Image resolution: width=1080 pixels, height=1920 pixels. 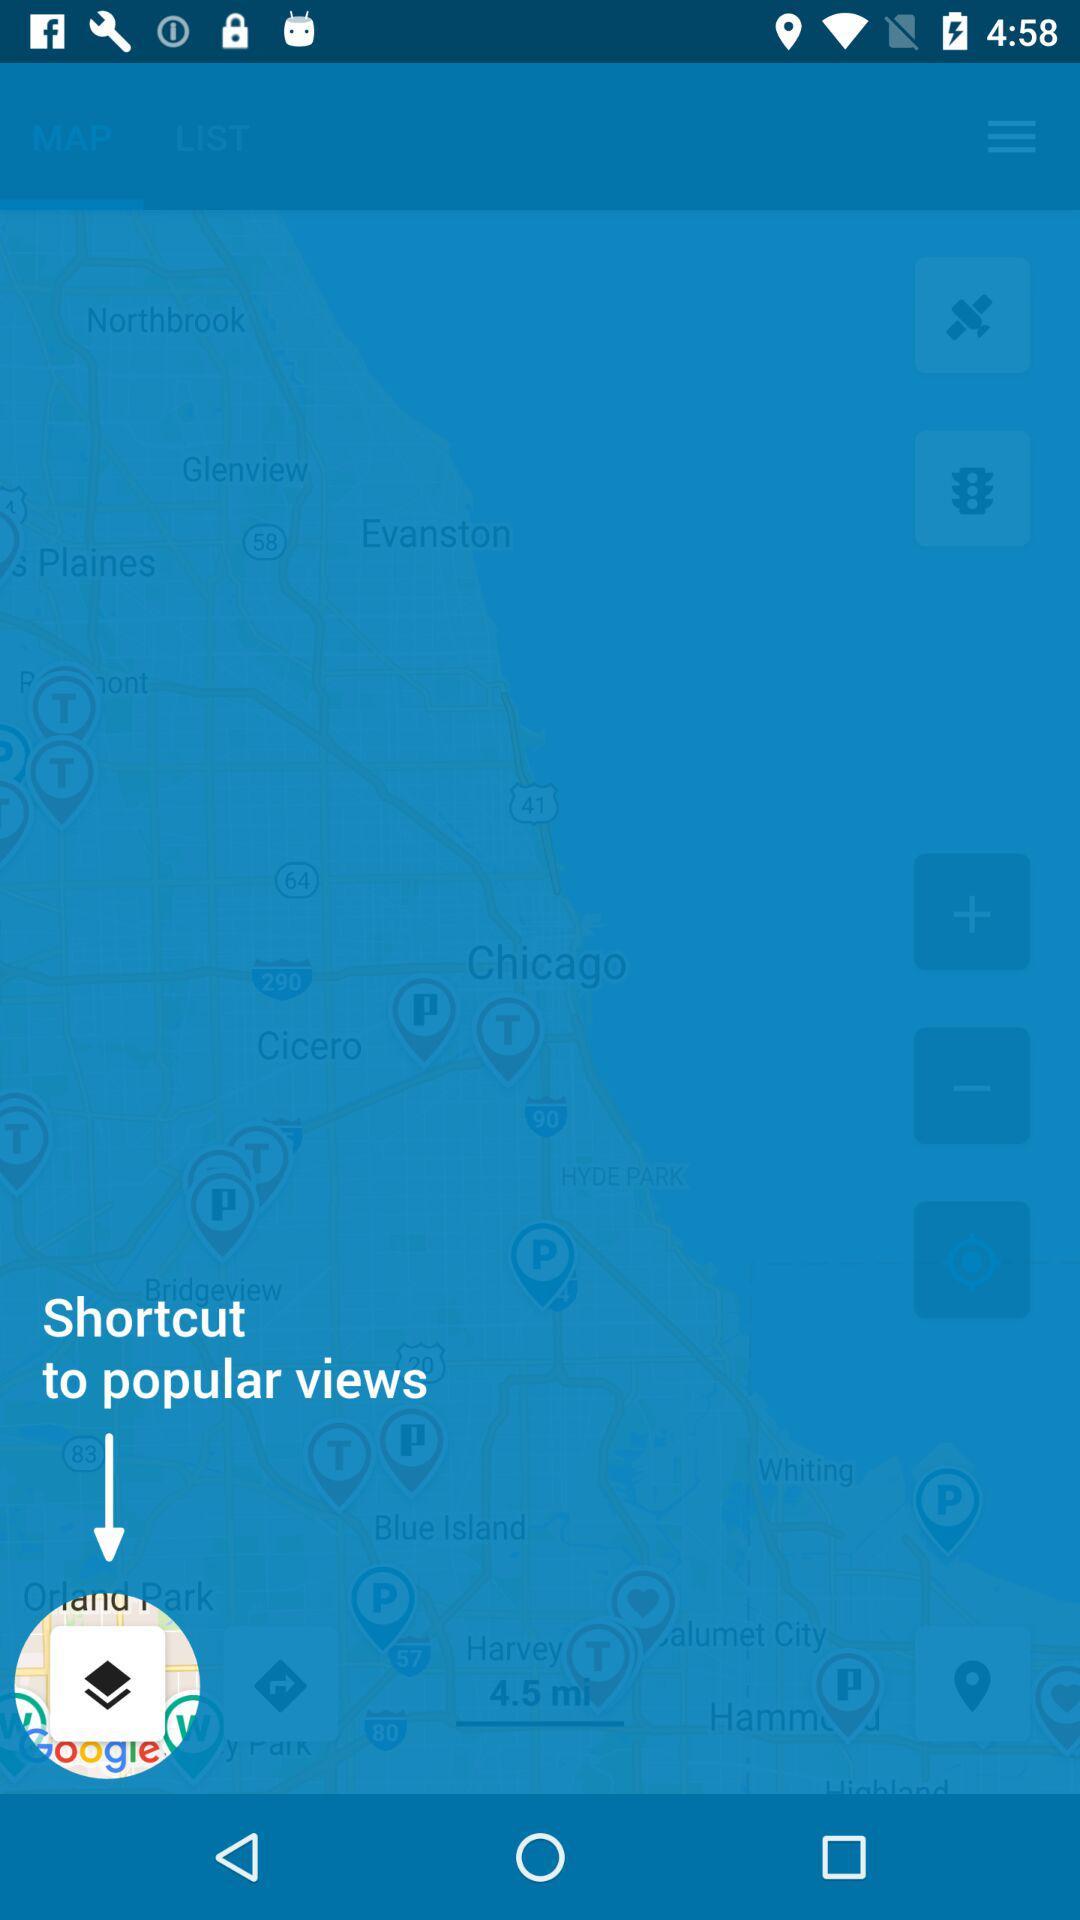 I want to click on the icon next to the 4.5 mi icon, so click(x=971, y=1685).